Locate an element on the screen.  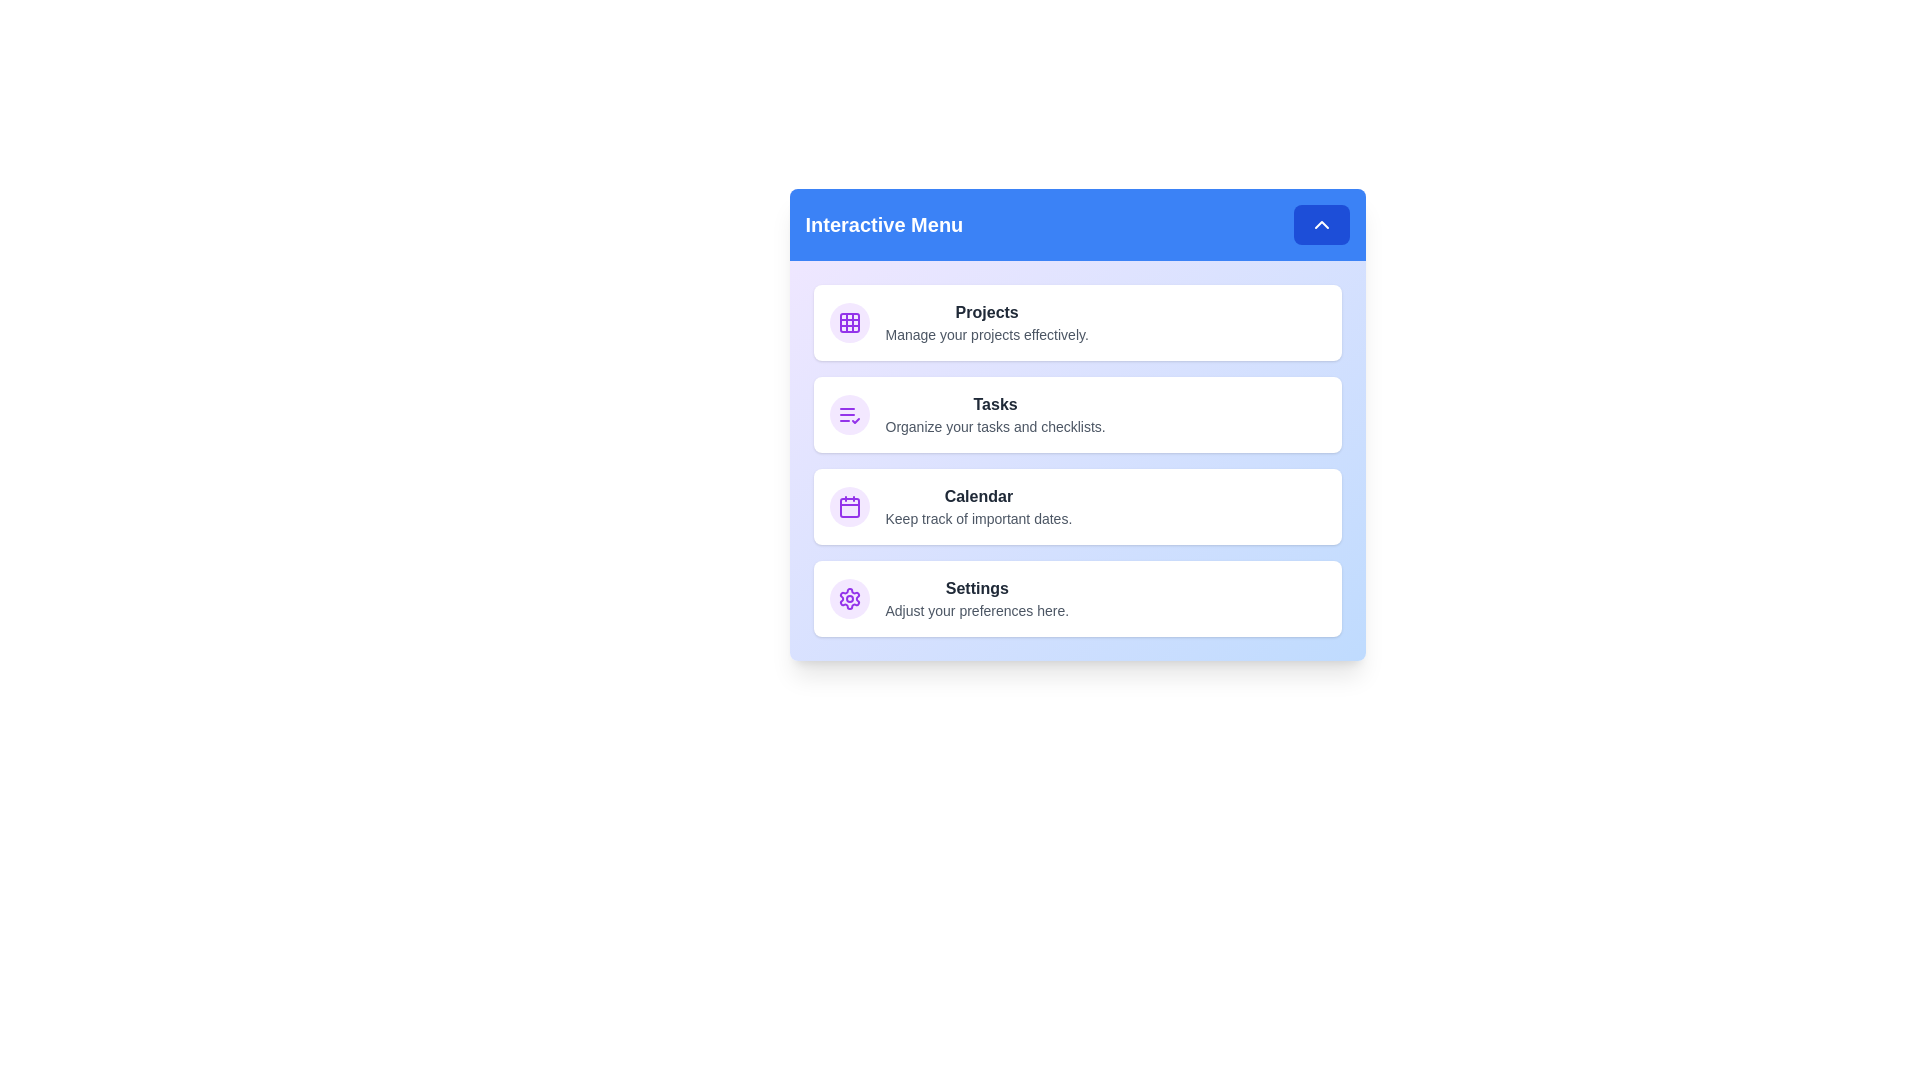
the menu item corresponding to Tasks is located at coordinates (1076, 414).